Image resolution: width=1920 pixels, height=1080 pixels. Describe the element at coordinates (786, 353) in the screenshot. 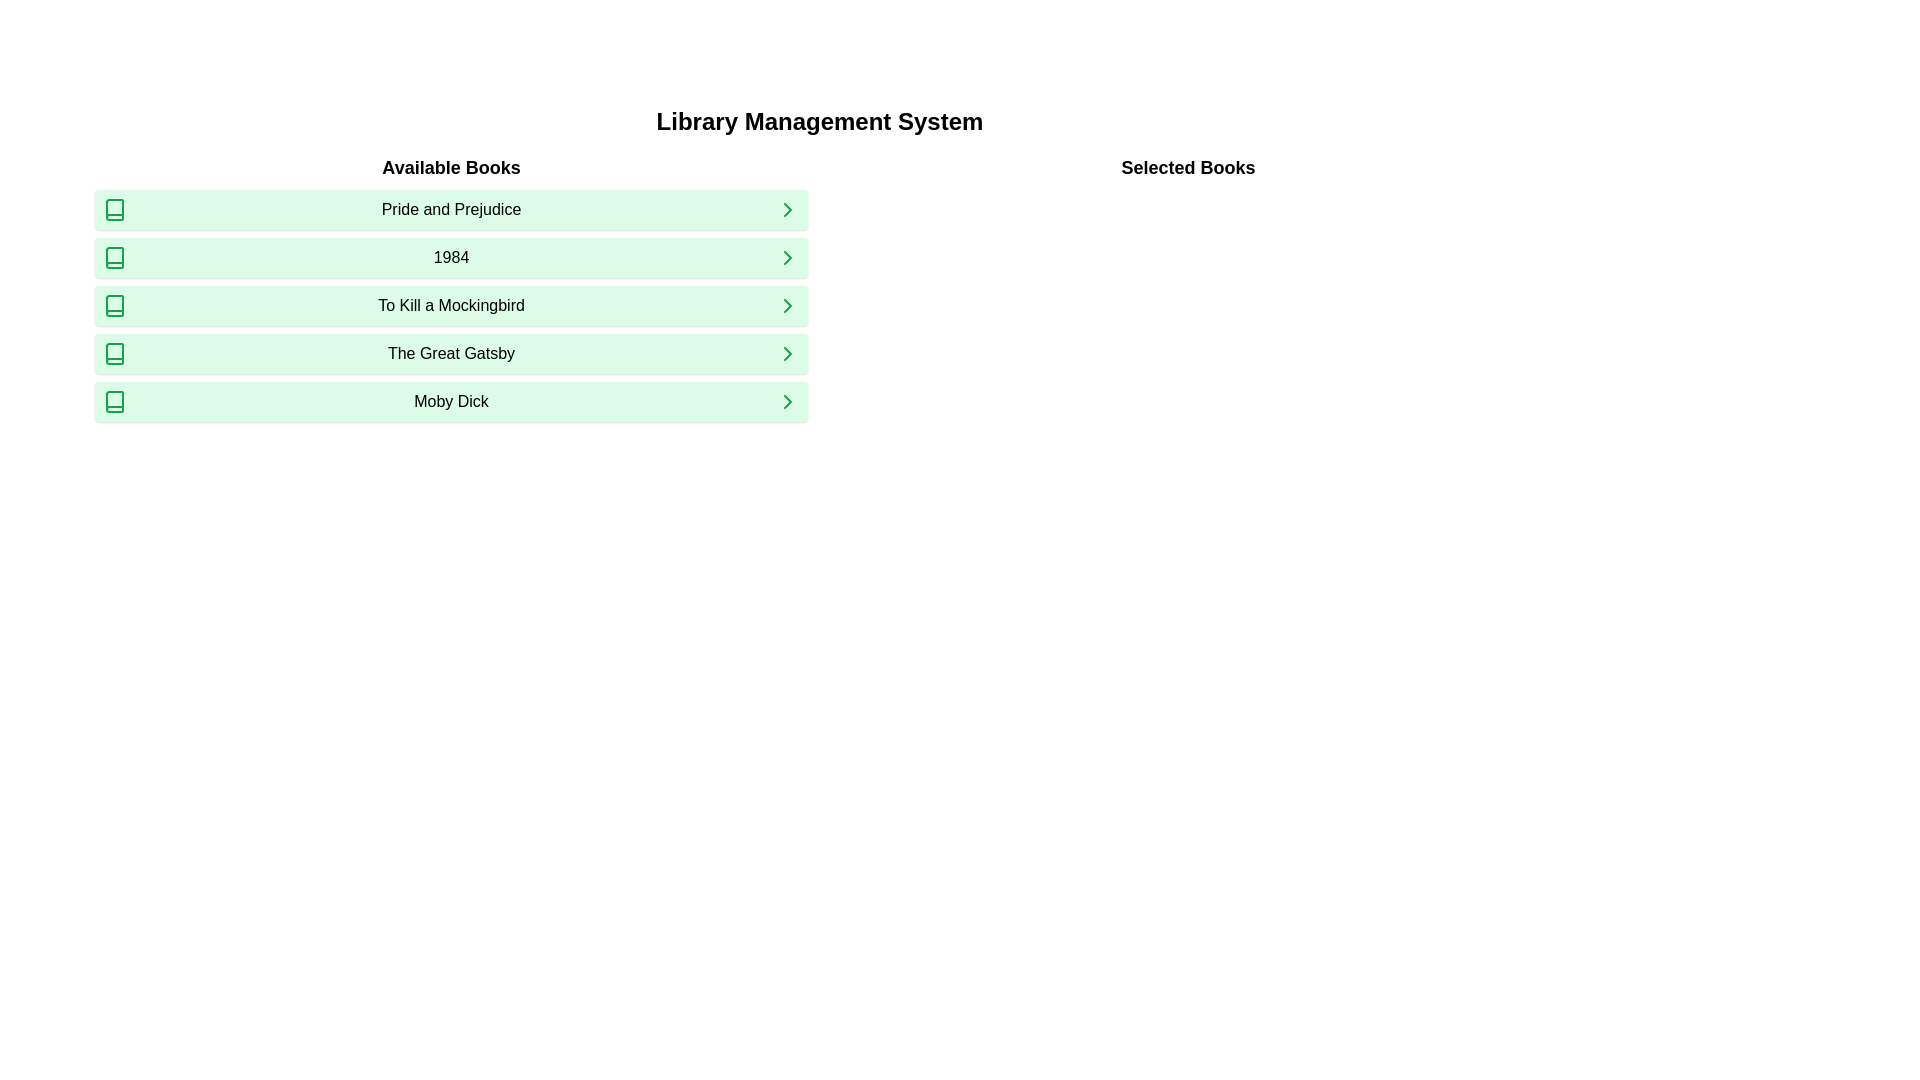

I see `the small right-facing chevron icon with a green stroke located to the right of the 'Moby Dick' text in the fifth row of the 'Available Books' list` at that location.